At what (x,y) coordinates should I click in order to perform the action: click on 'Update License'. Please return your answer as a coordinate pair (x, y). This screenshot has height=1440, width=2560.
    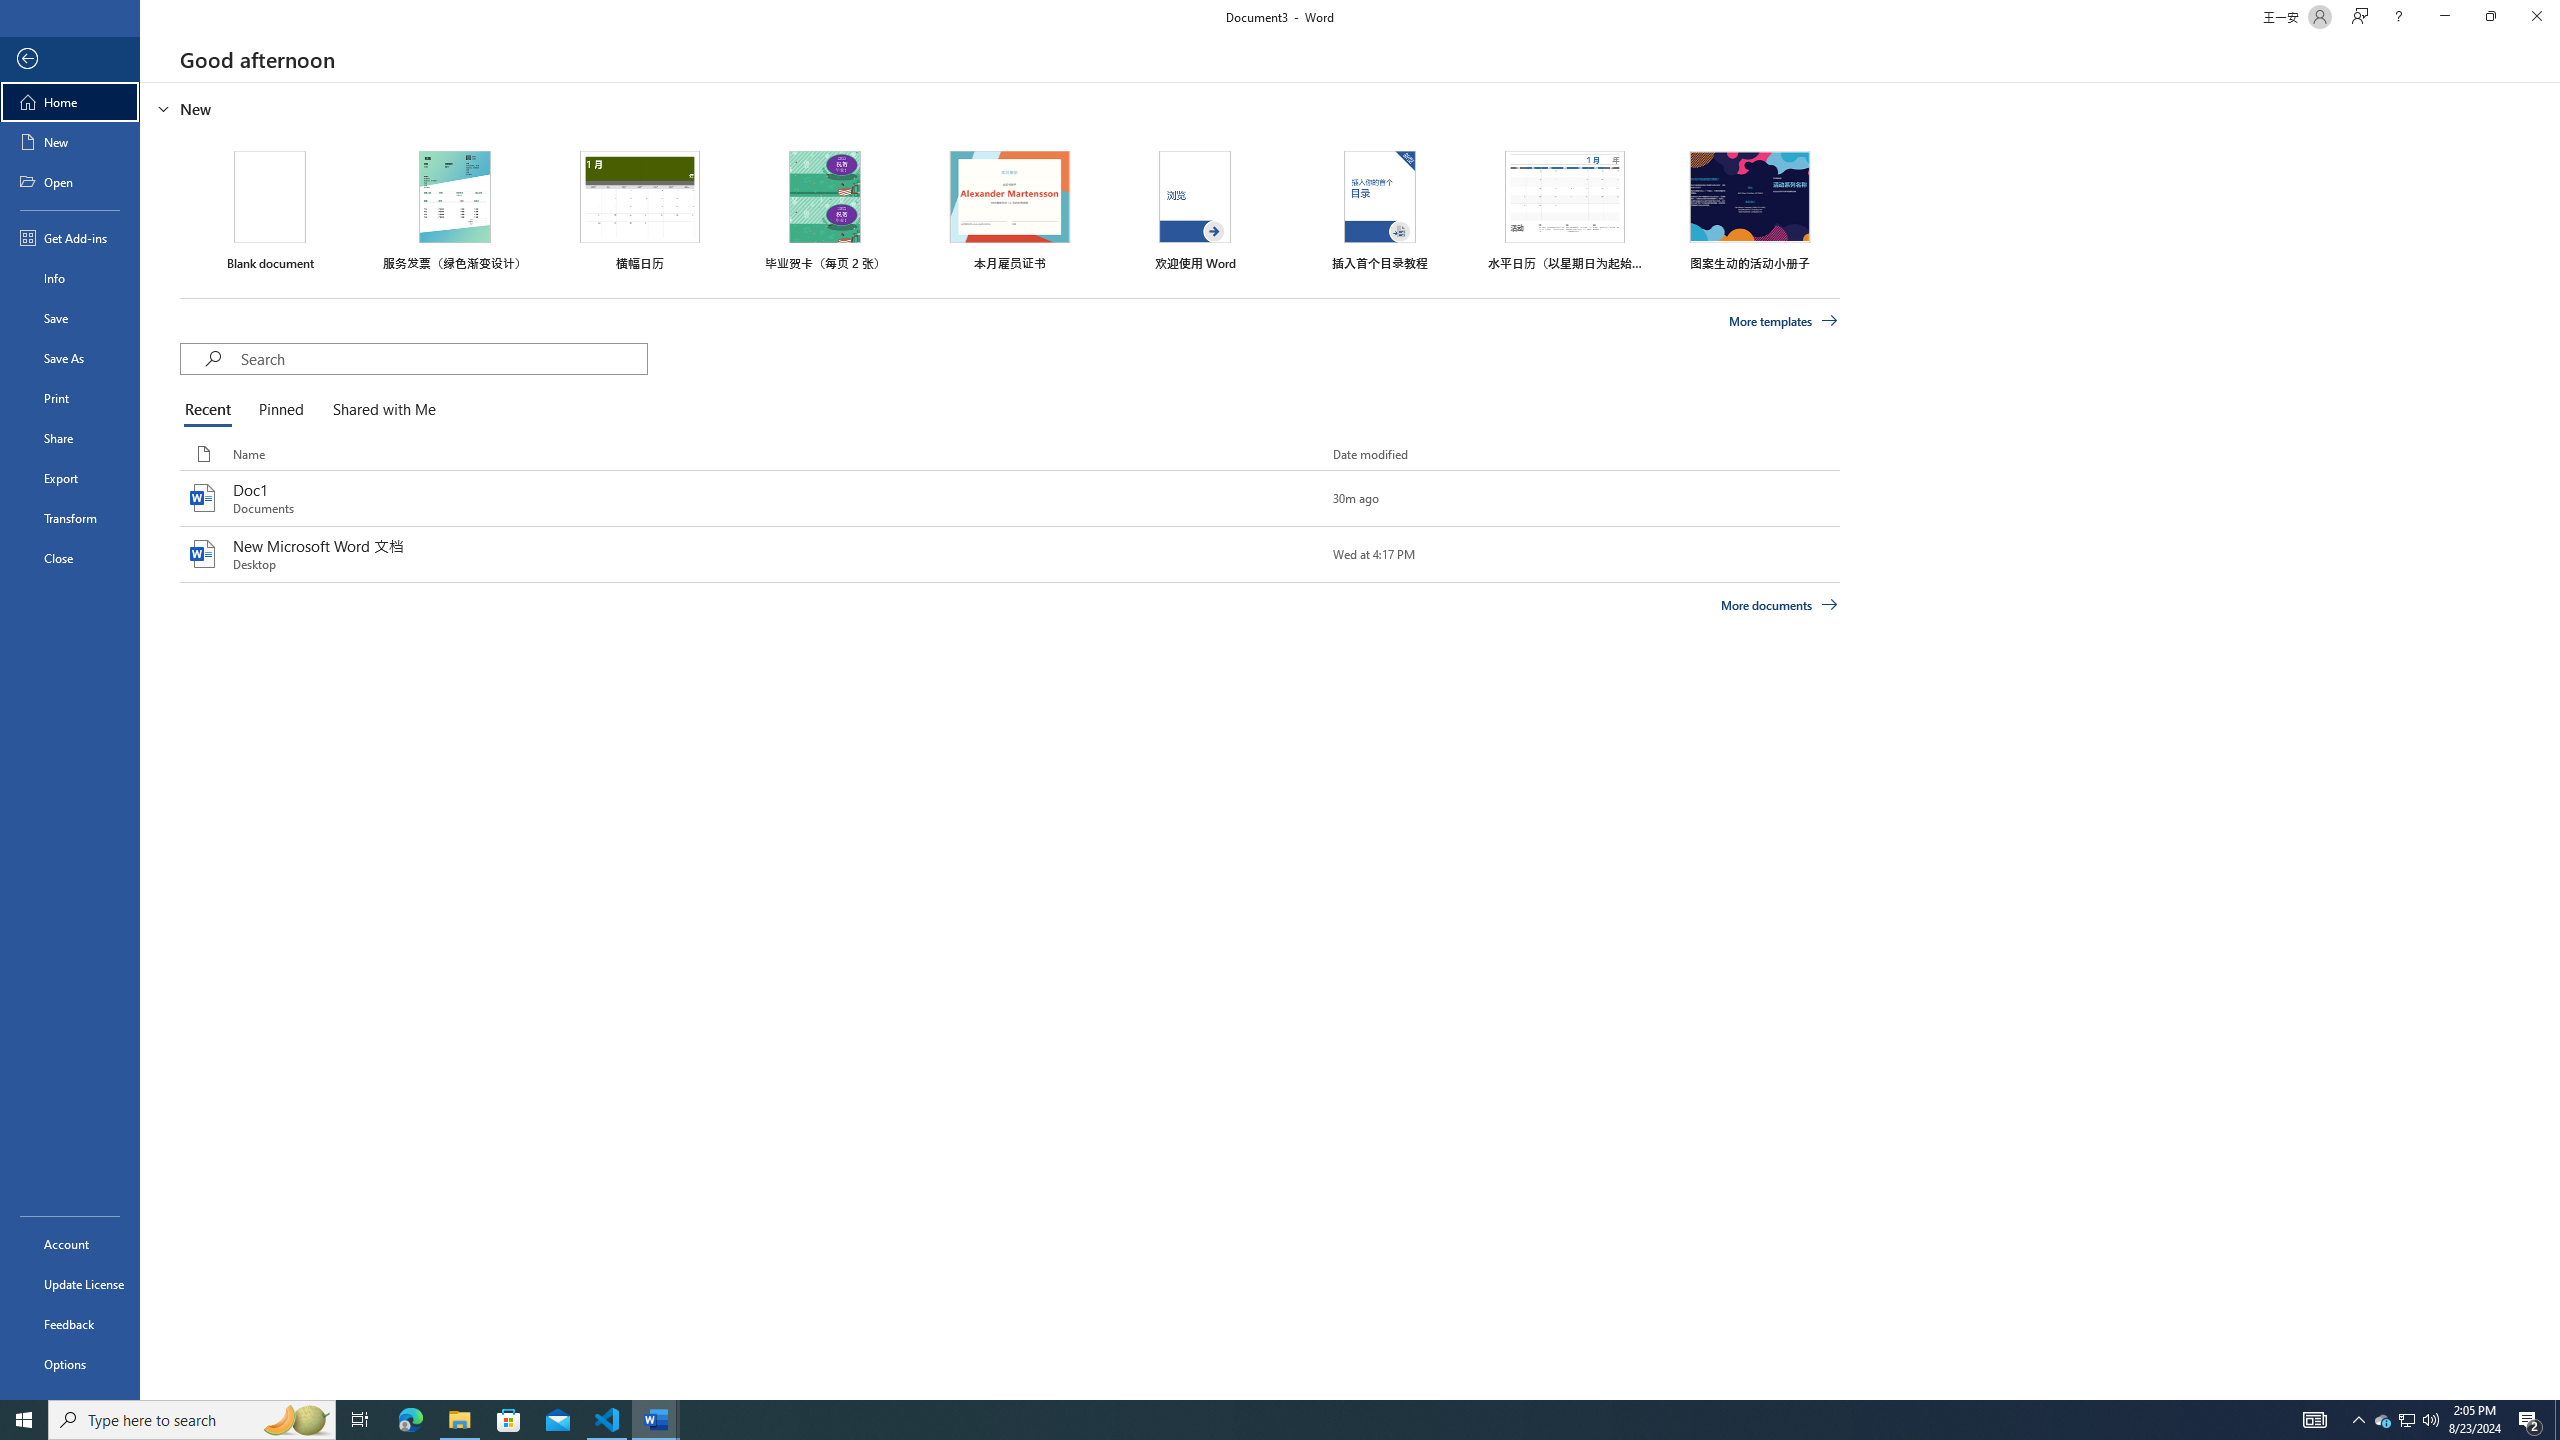
    Looking at the image, I should click on (69, 1283).